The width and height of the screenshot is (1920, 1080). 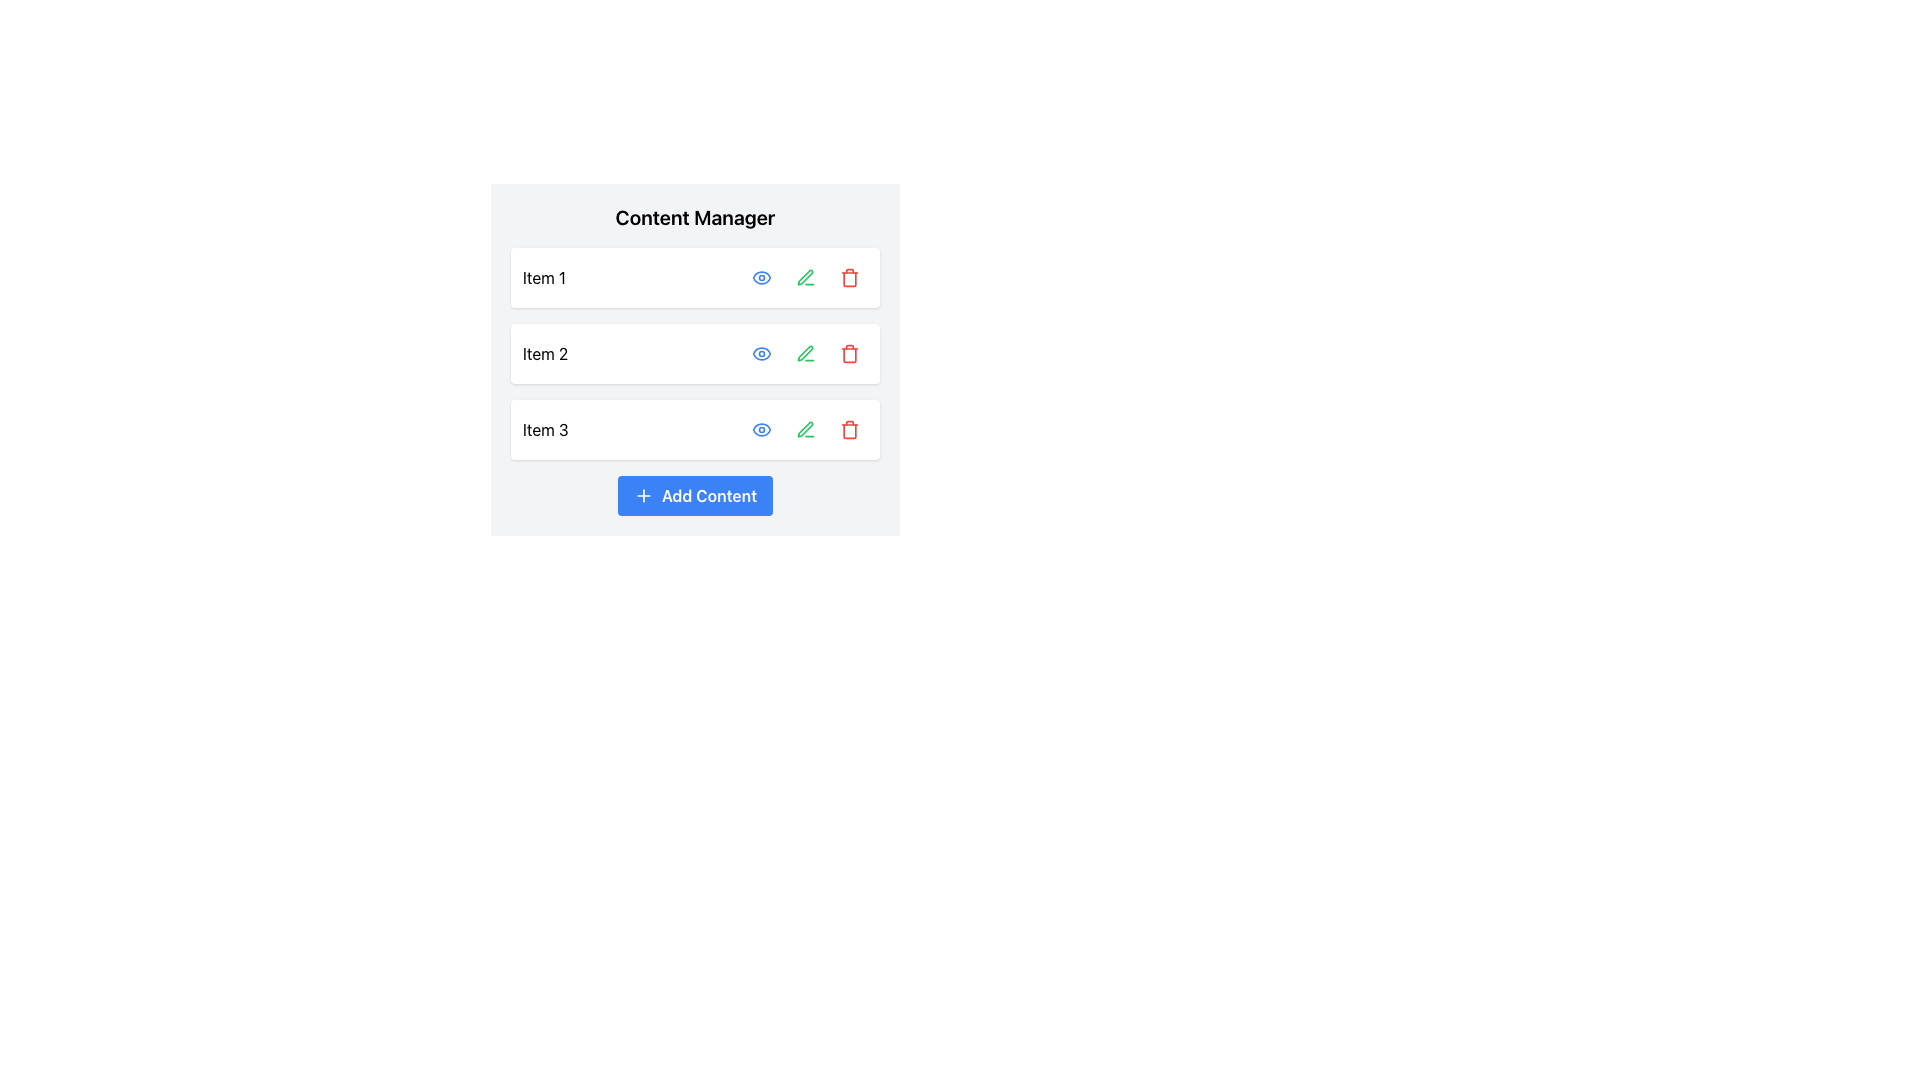 What do you see at coordinates (849, 353) in the screenshot?
I see `the red delete icon button for the second content item in the list under 'Content Manager'` at bounding box center [849, 353].